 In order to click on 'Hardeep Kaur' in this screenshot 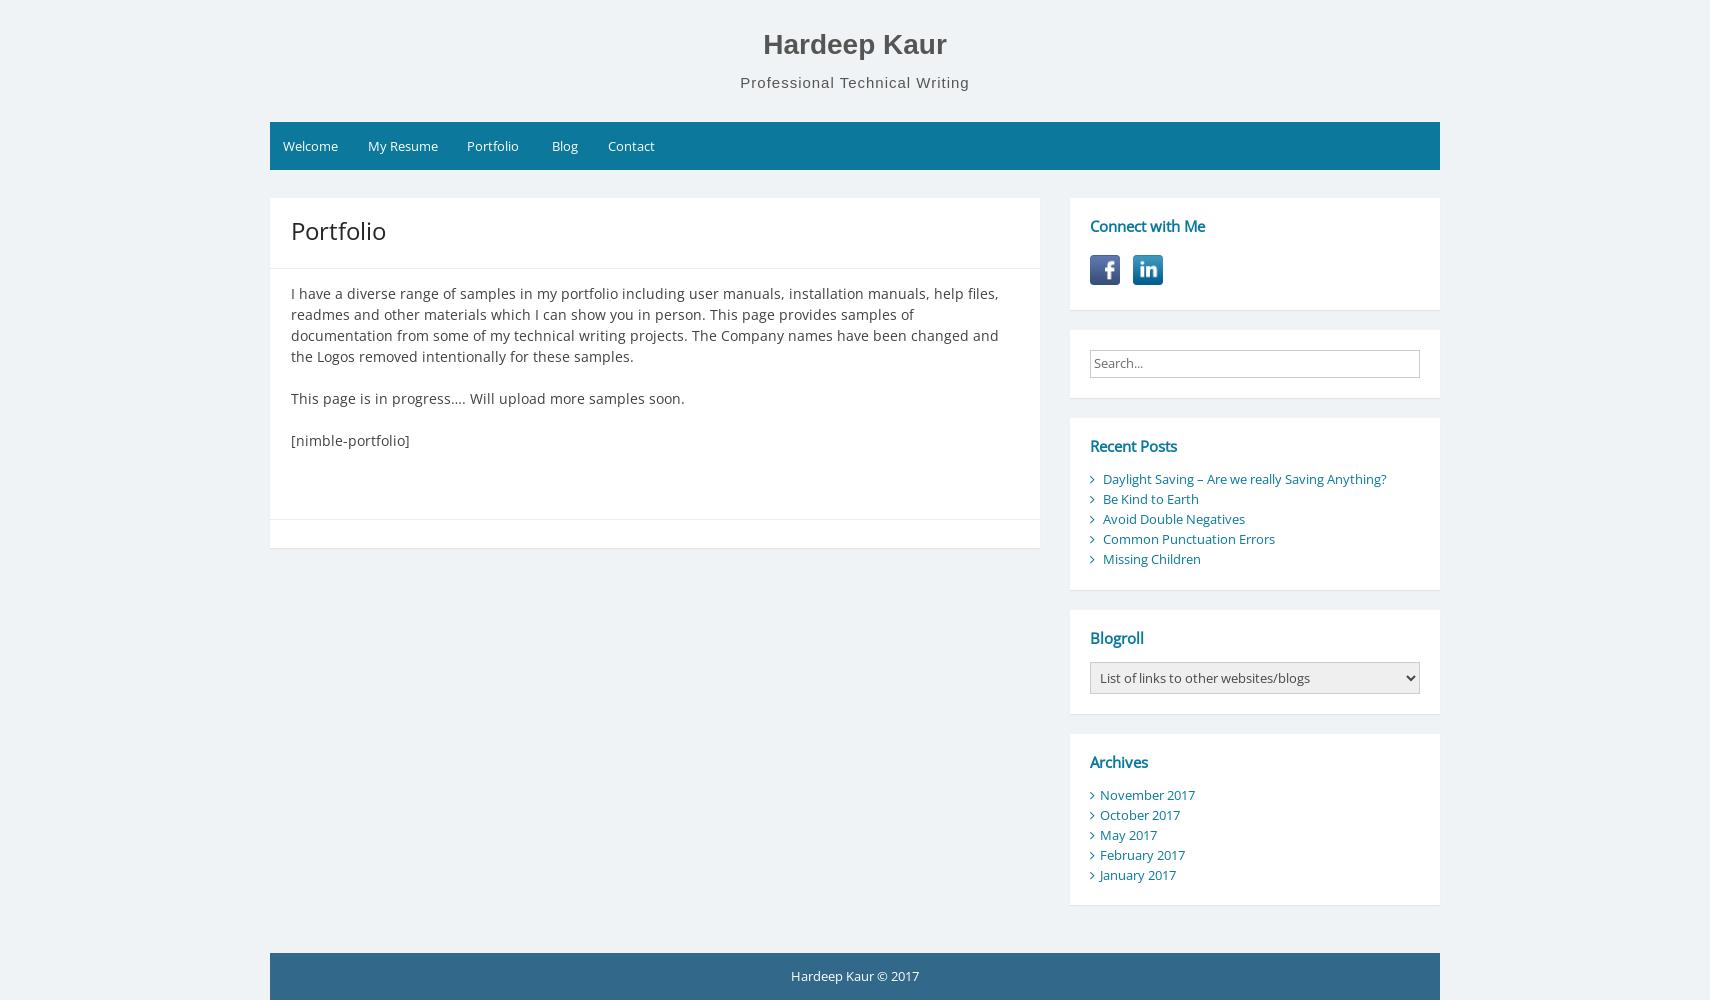, I will do `click(854, 44)`.